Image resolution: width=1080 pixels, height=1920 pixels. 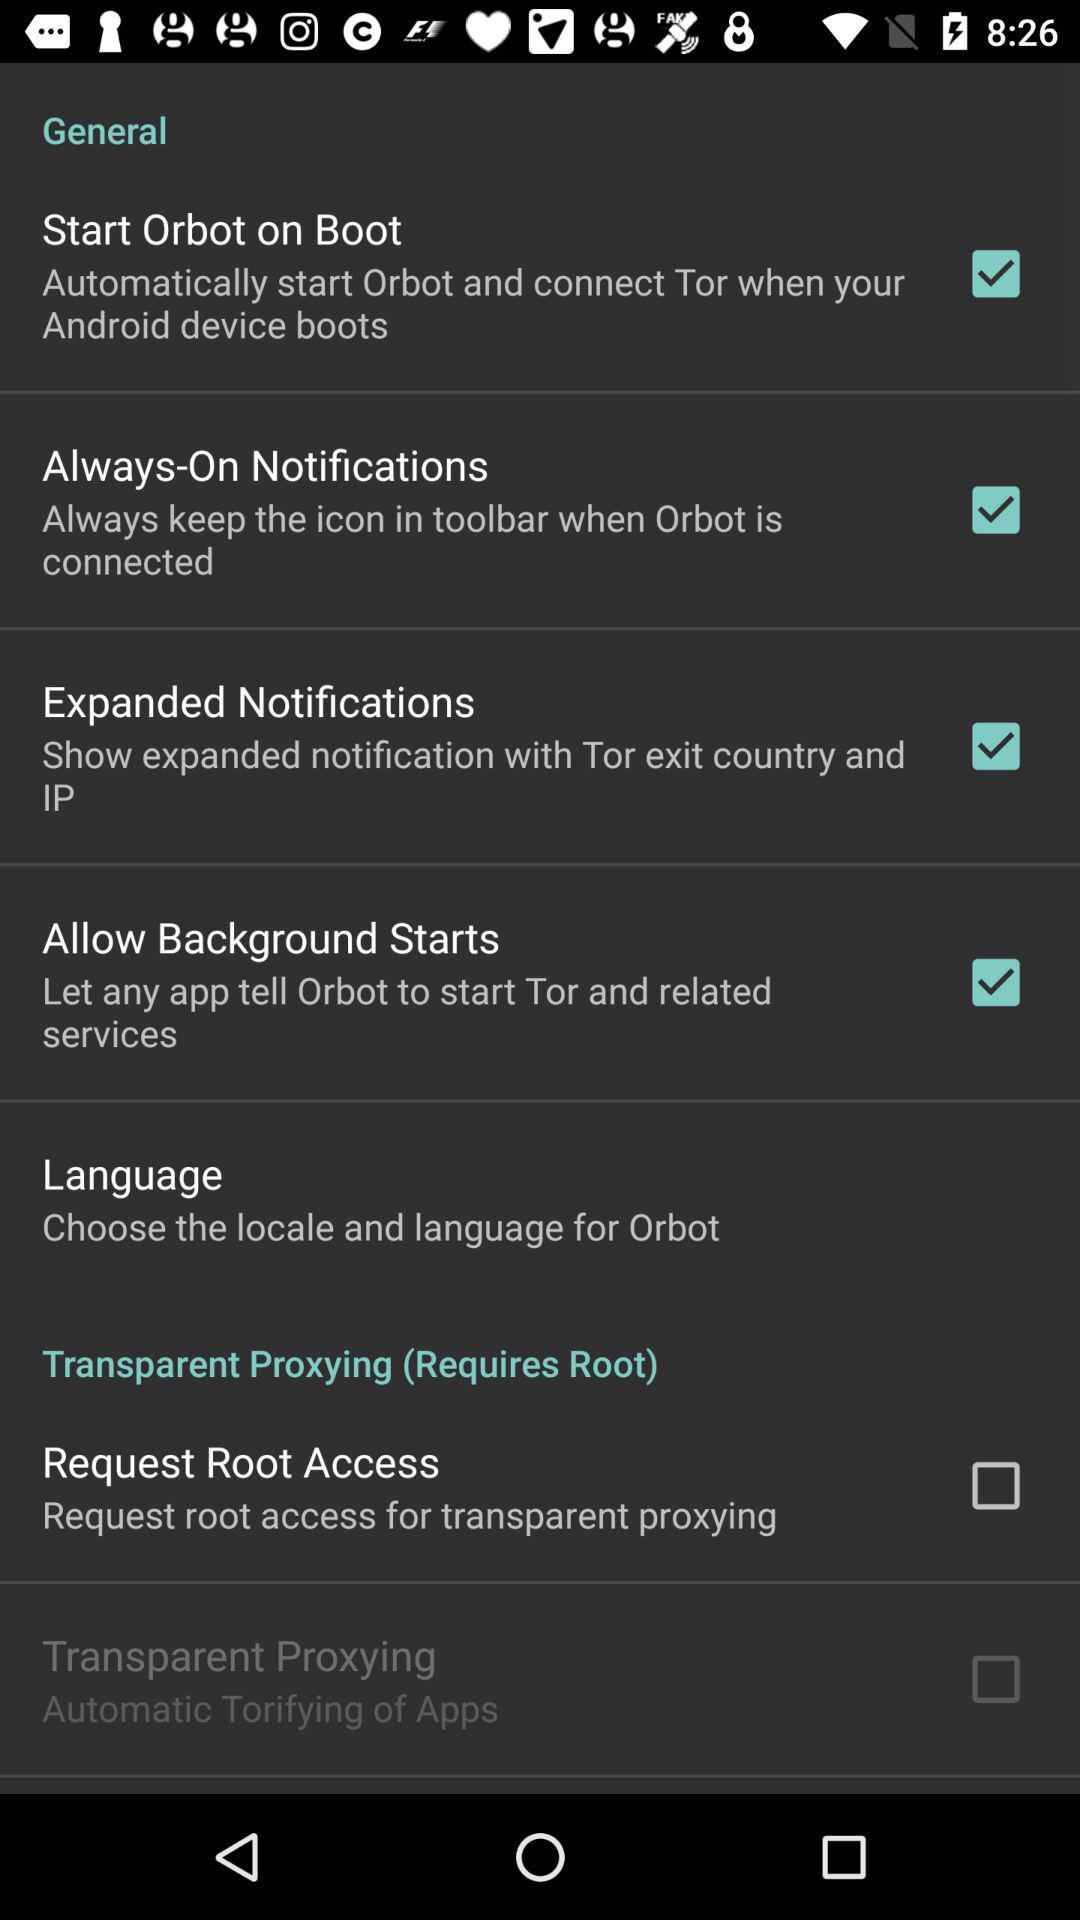 What do you see at coordinates (381, 1225) in the screenshot?
I see `item below language` at bounding box center [381, 1225].